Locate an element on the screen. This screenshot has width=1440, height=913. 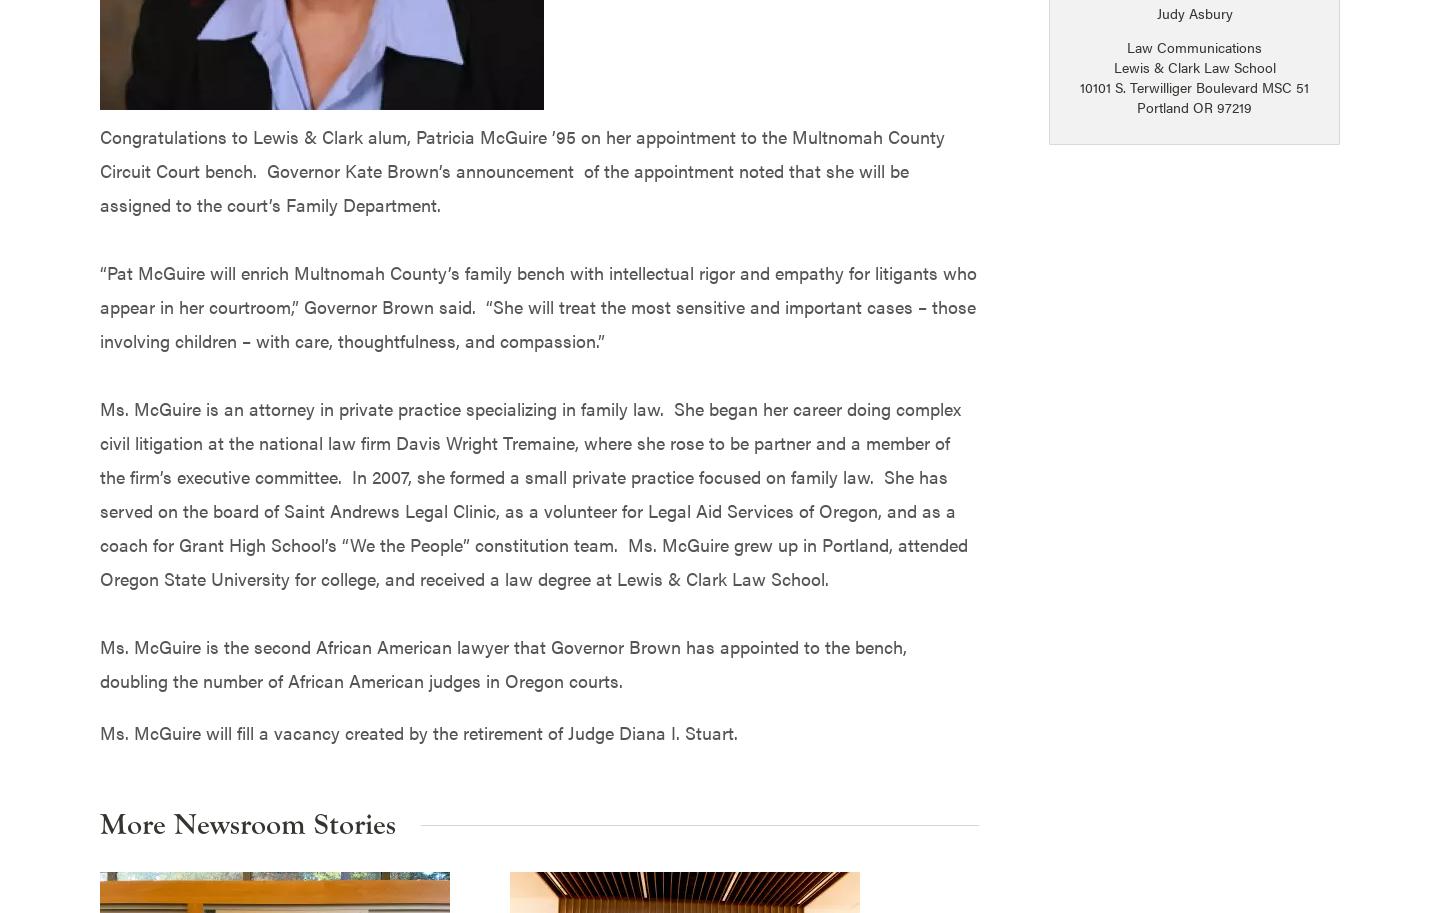
'OR' is located at coordinates (1201, 105).